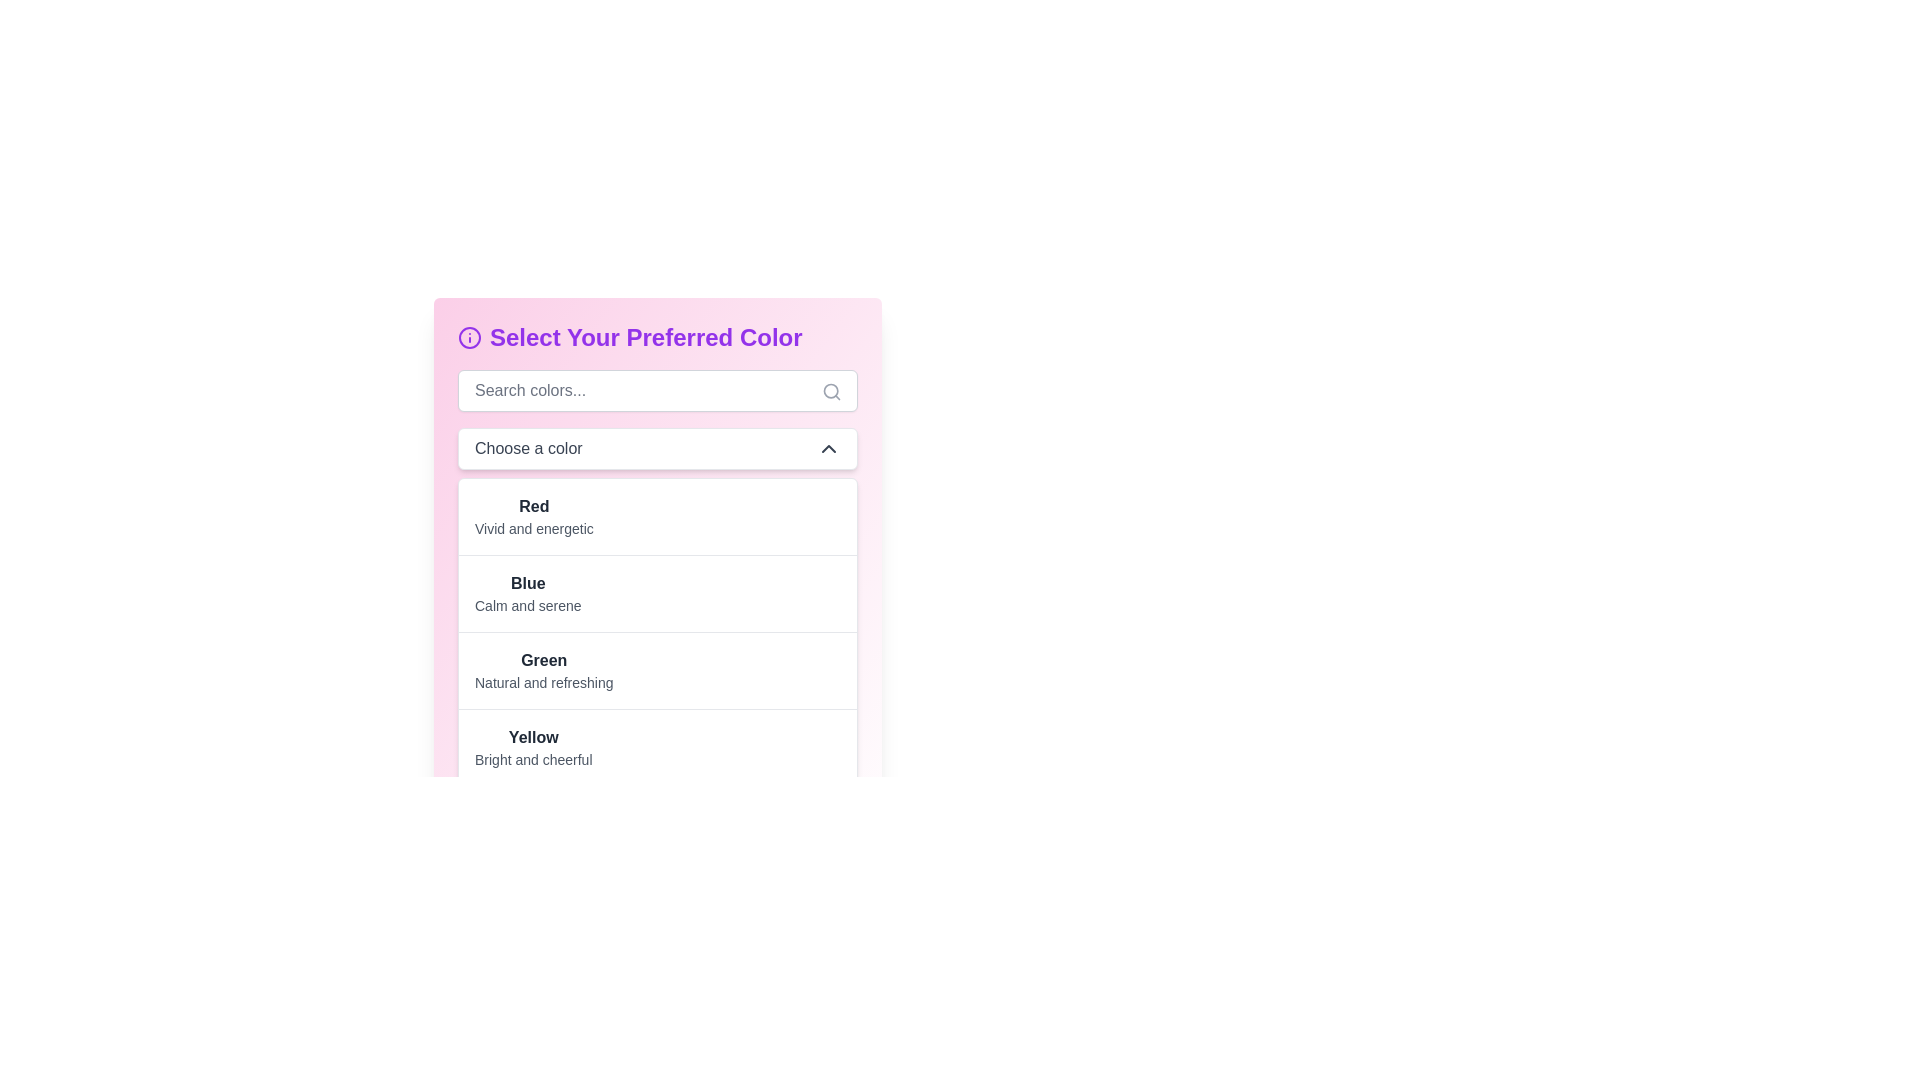 This screenshot has width=1920, height=1080. Describe the element at coordinates (544, 681) in the screenshot. I see `descriptive text label providing information about the color 'Green', which is located below the heading 'Green' in a vertical list` at that location.